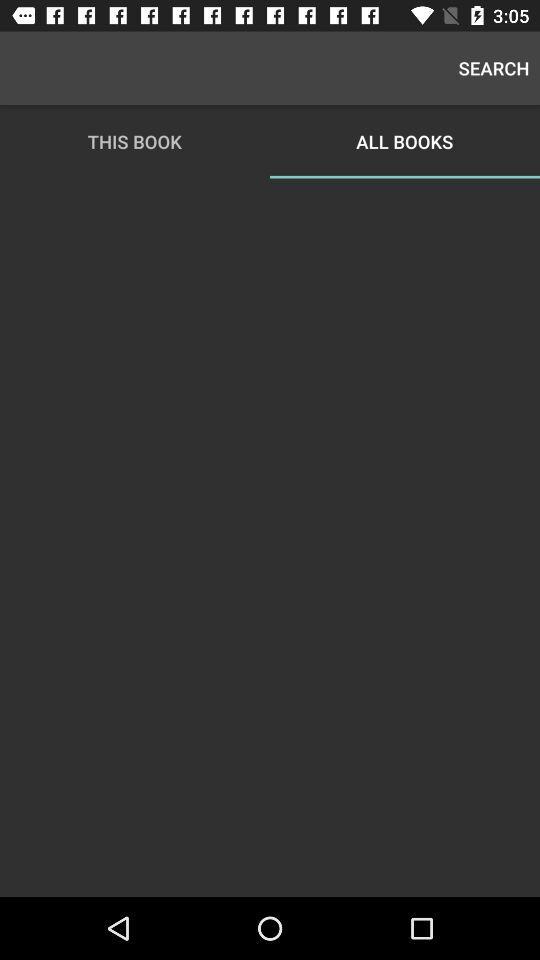 Image resolution: width=540 pixels, height=960 pixels. What do you see at coordinates (493, 68) in the screenshot?
I see `icon next to this book` at bounding box center [493, 68].